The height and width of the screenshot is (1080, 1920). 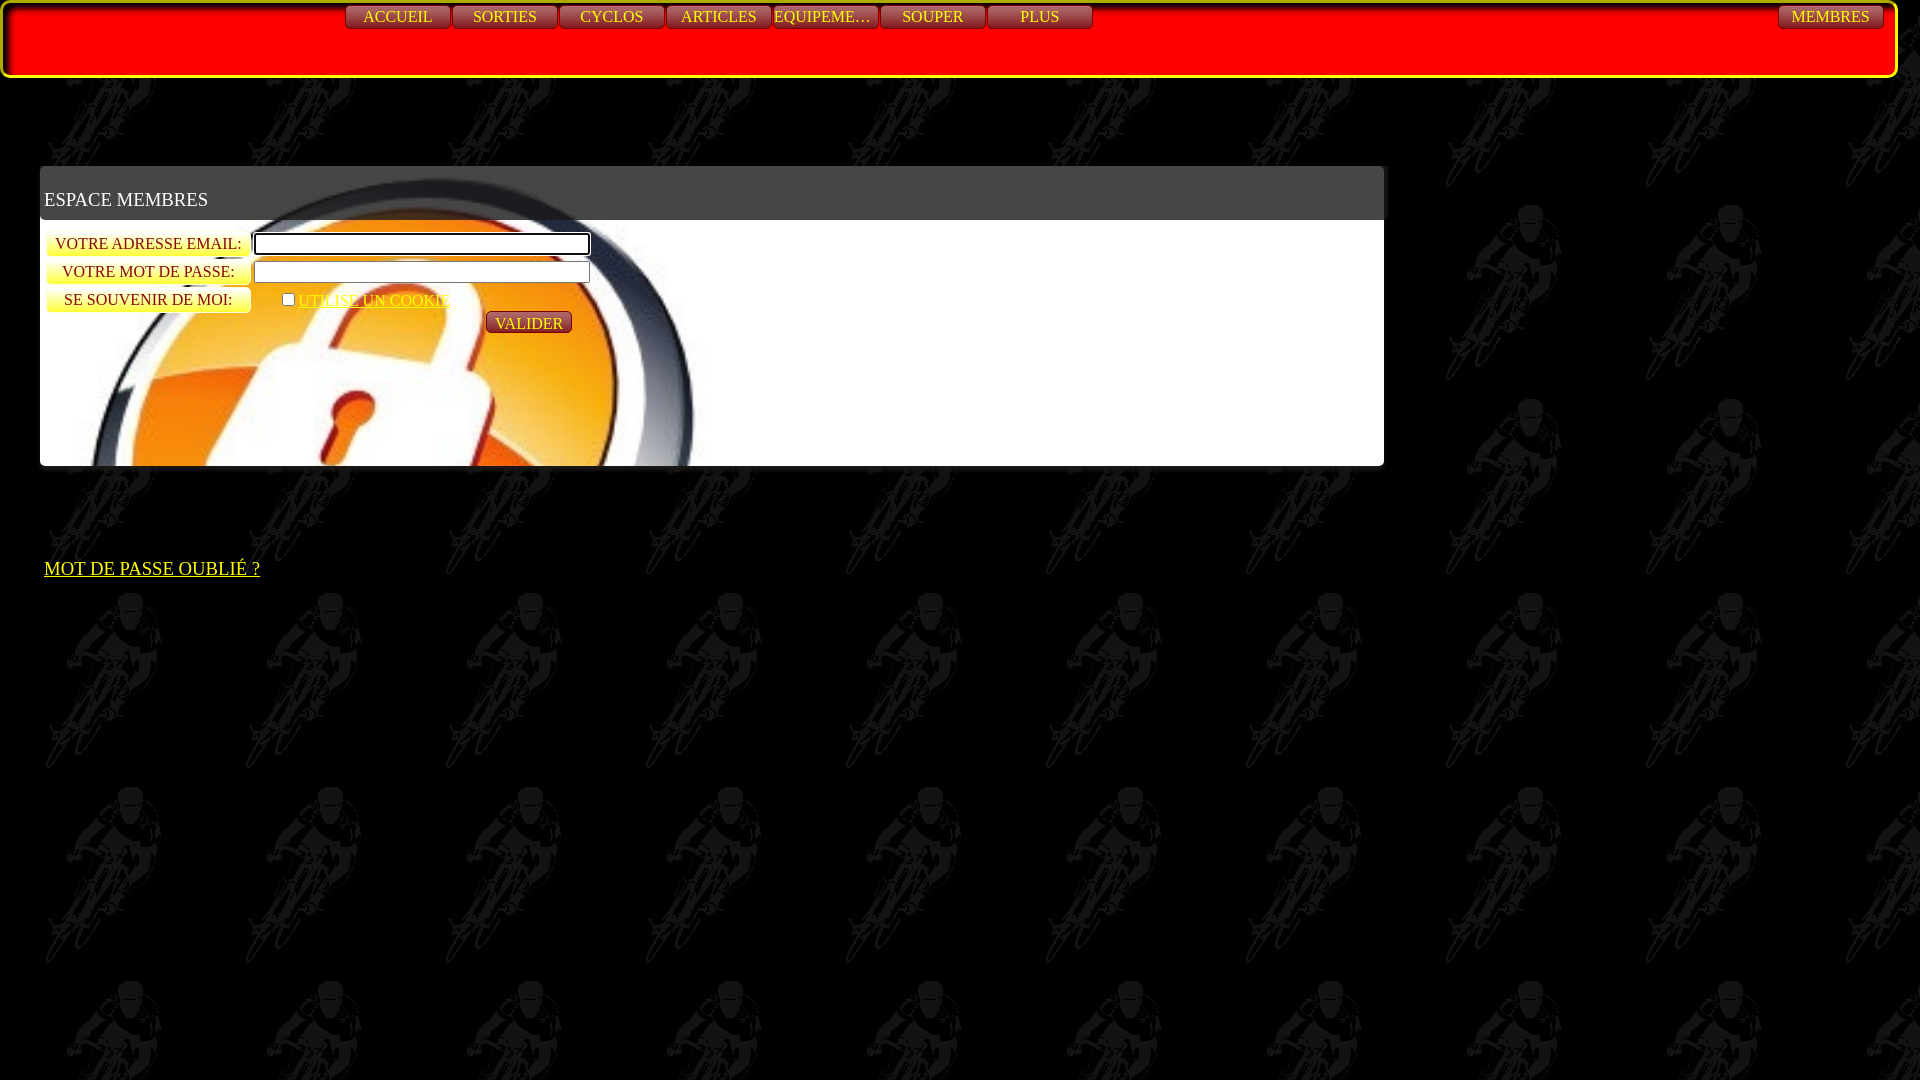 I want to click on 'Valider', so click(x=485, y=320).